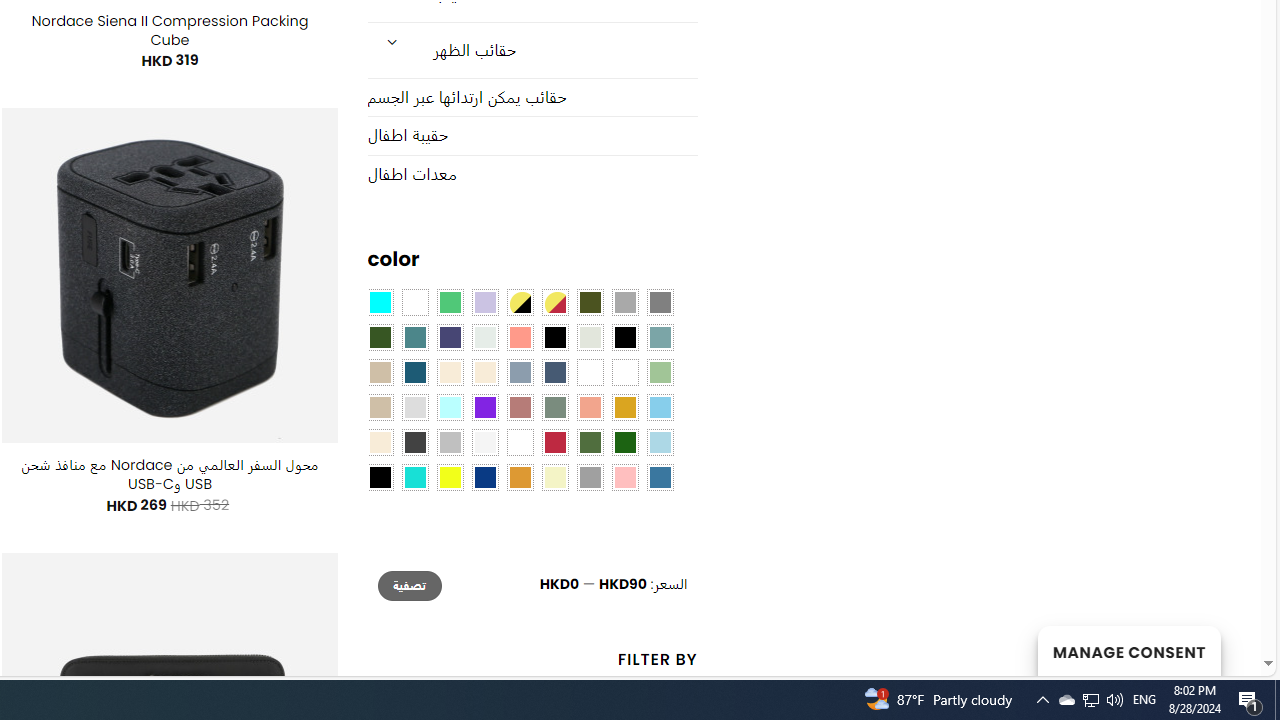 Image resolution: width=1280 pixels, height=720 pixels. What do you see at coordinates (519, 407) in the screenshot?
I see `'Rose'` at bounding box center [519, 407].